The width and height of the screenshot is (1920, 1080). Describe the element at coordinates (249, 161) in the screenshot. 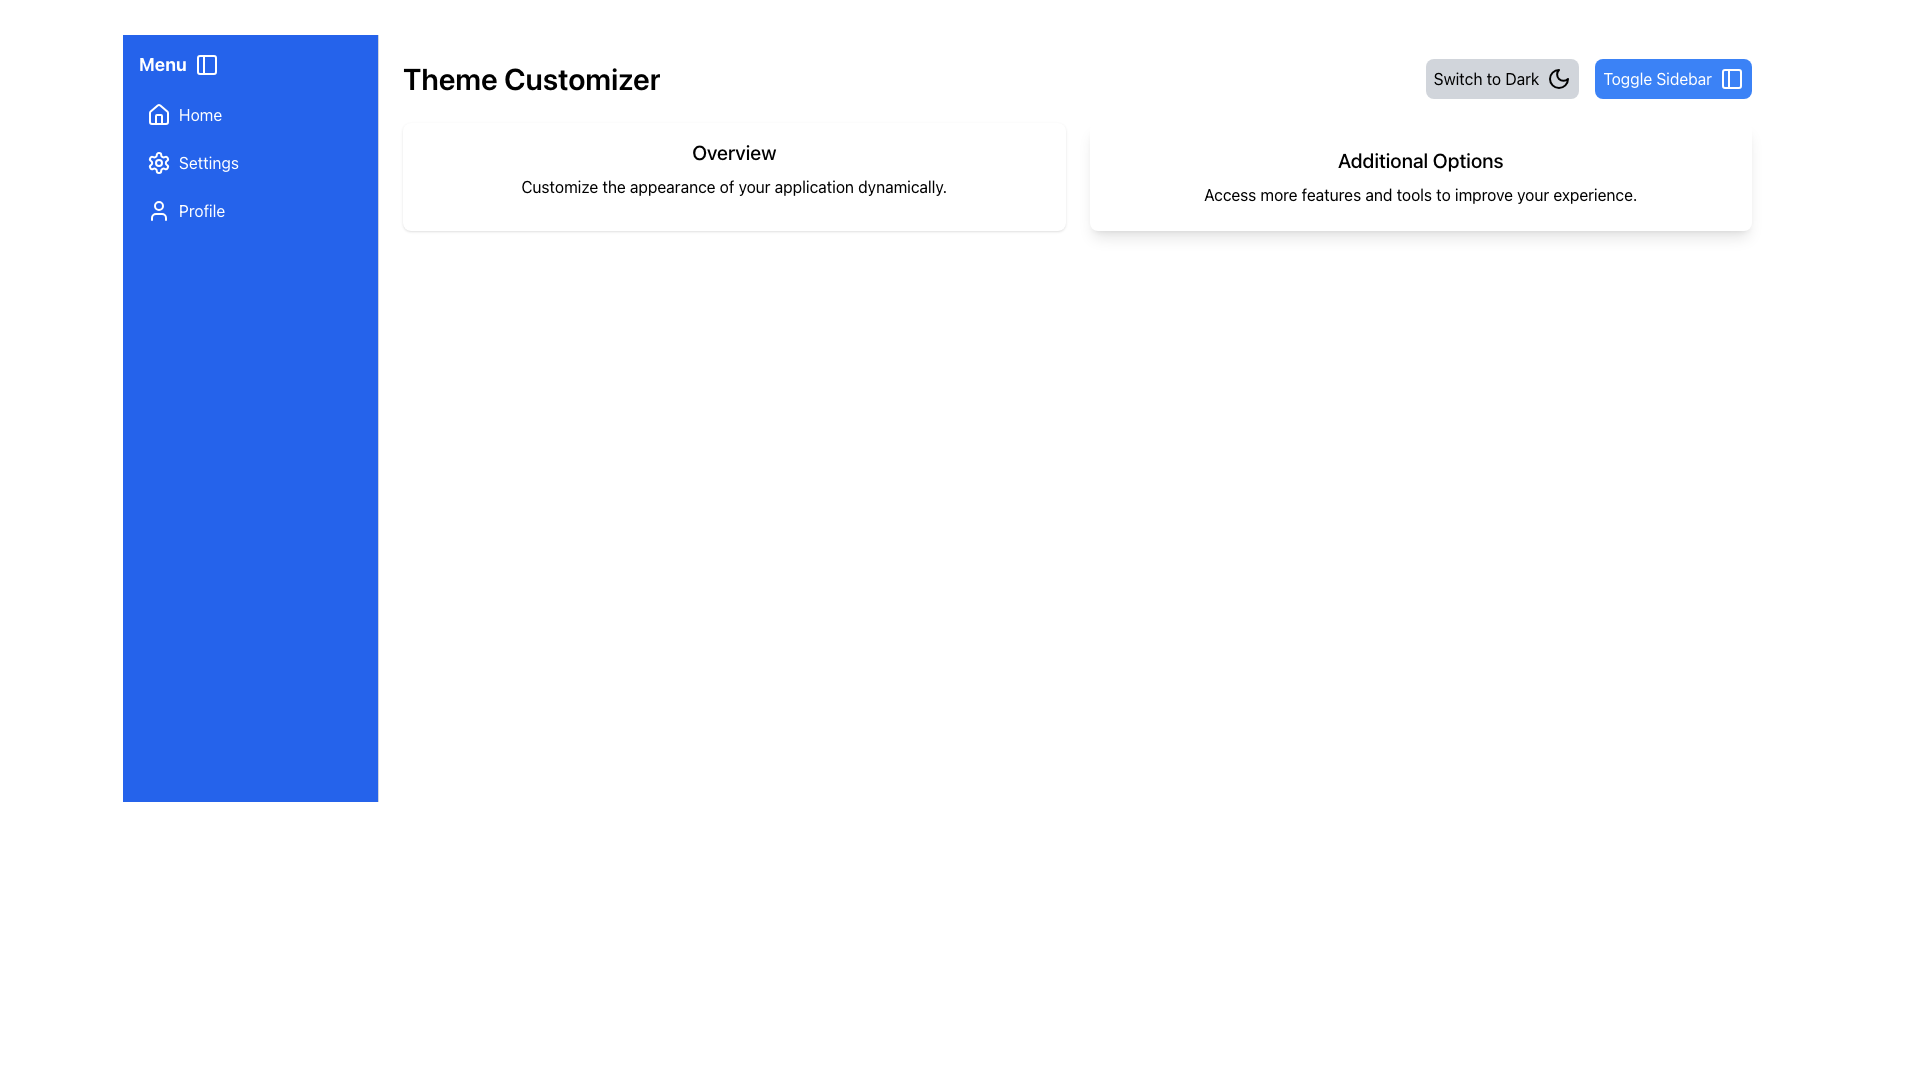

I see `the second hyperlink in the vertical navigation menu` at that location.